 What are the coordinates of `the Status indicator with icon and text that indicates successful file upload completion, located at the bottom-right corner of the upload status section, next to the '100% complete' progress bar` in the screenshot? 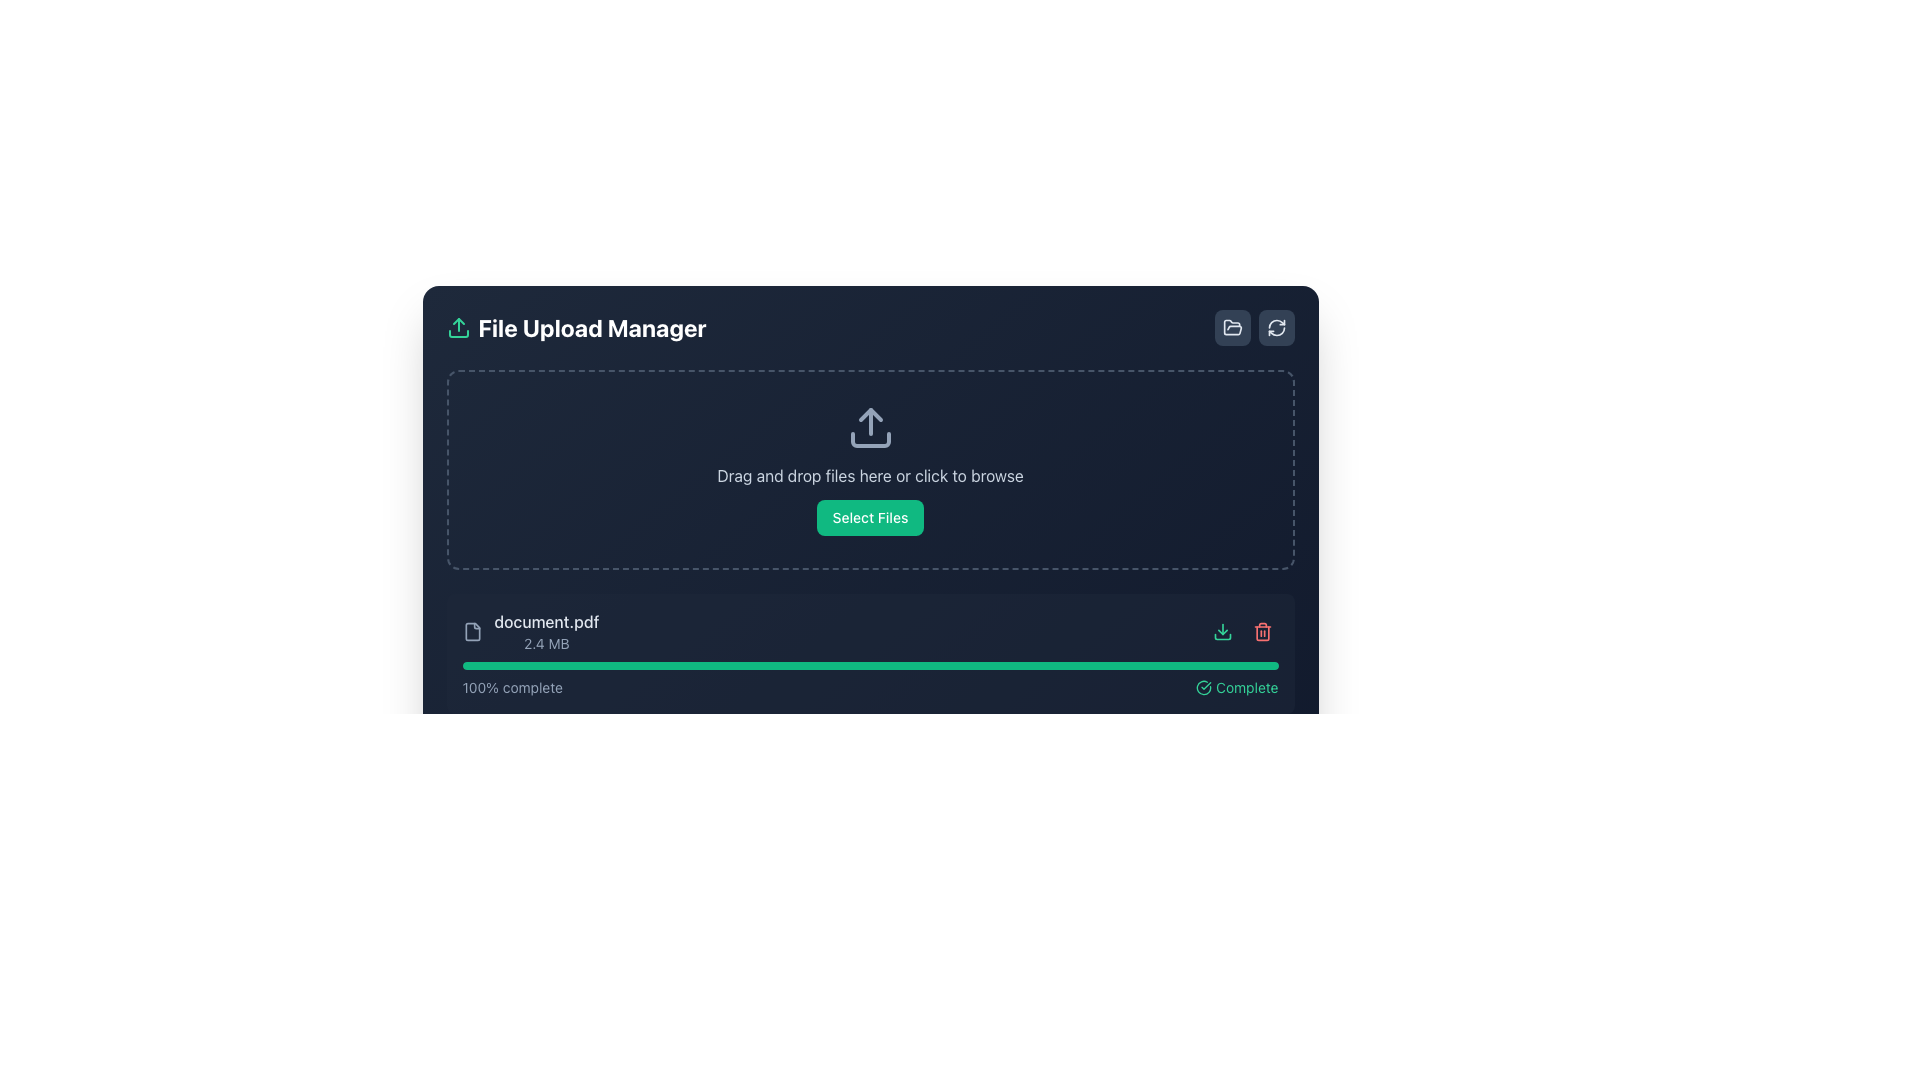 It's located at (1236, 686).